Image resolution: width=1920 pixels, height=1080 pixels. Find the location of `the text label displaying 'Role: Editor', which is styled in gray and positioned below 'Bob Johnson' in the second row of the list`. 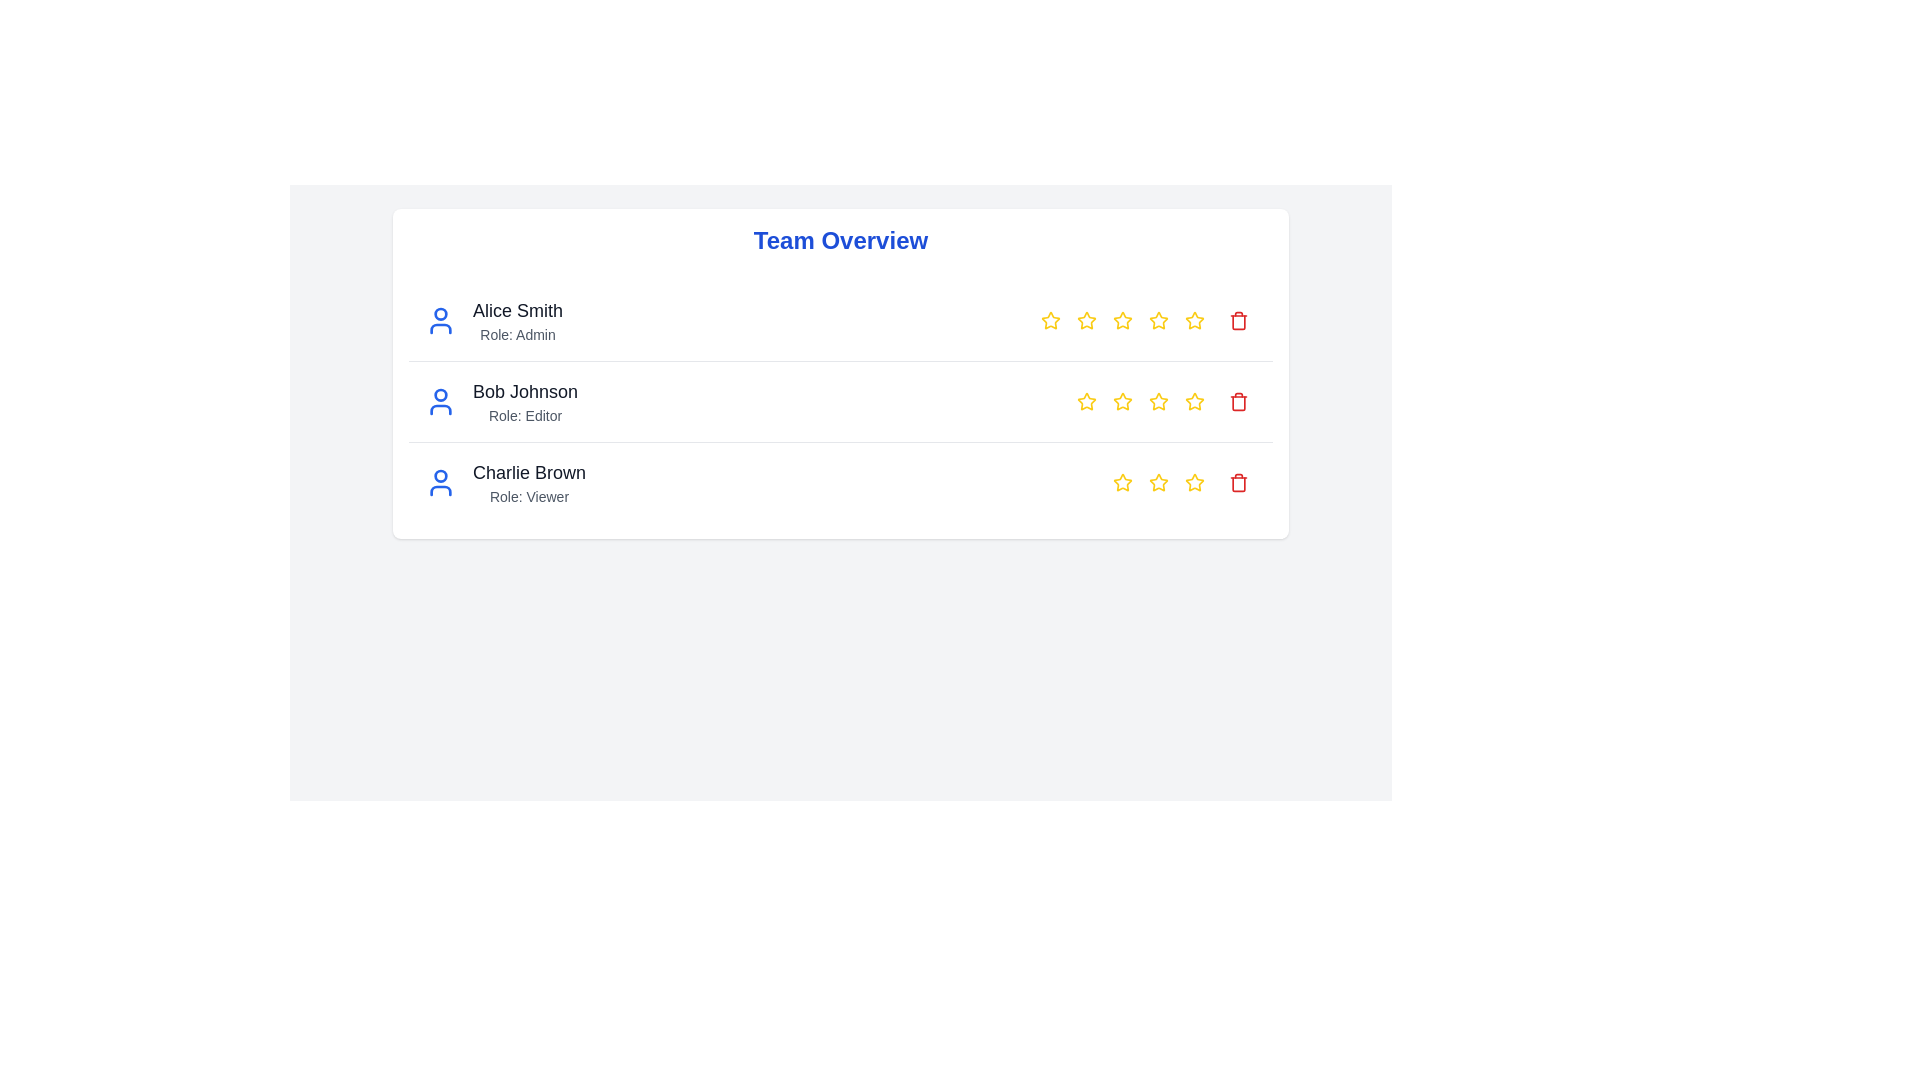

the text label displaying 'Role: Editor', which is styled in gray and positioned below 'Bob Johnson' in the second row of the list is located at coordinates (525, 415).